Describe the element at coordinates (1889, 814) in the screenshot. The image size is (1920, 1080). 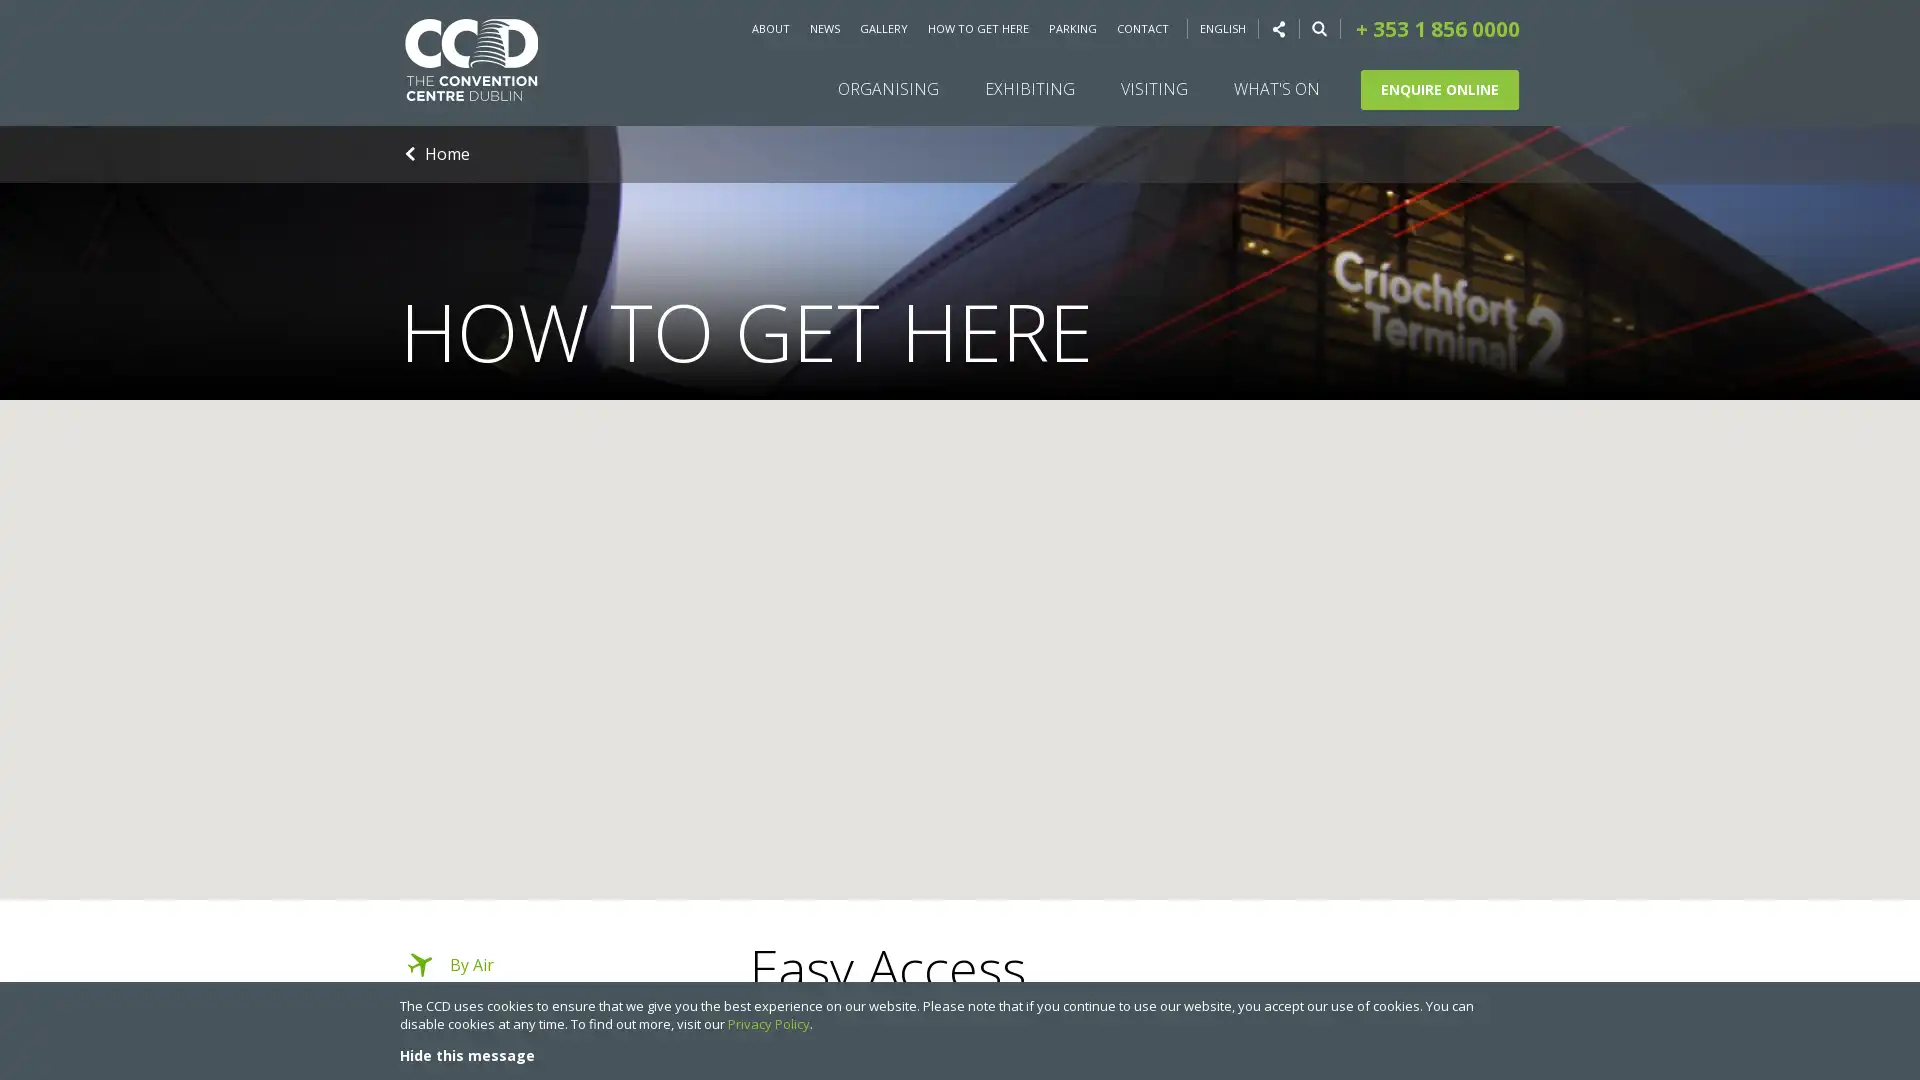
I see `Zoom in` at that location.